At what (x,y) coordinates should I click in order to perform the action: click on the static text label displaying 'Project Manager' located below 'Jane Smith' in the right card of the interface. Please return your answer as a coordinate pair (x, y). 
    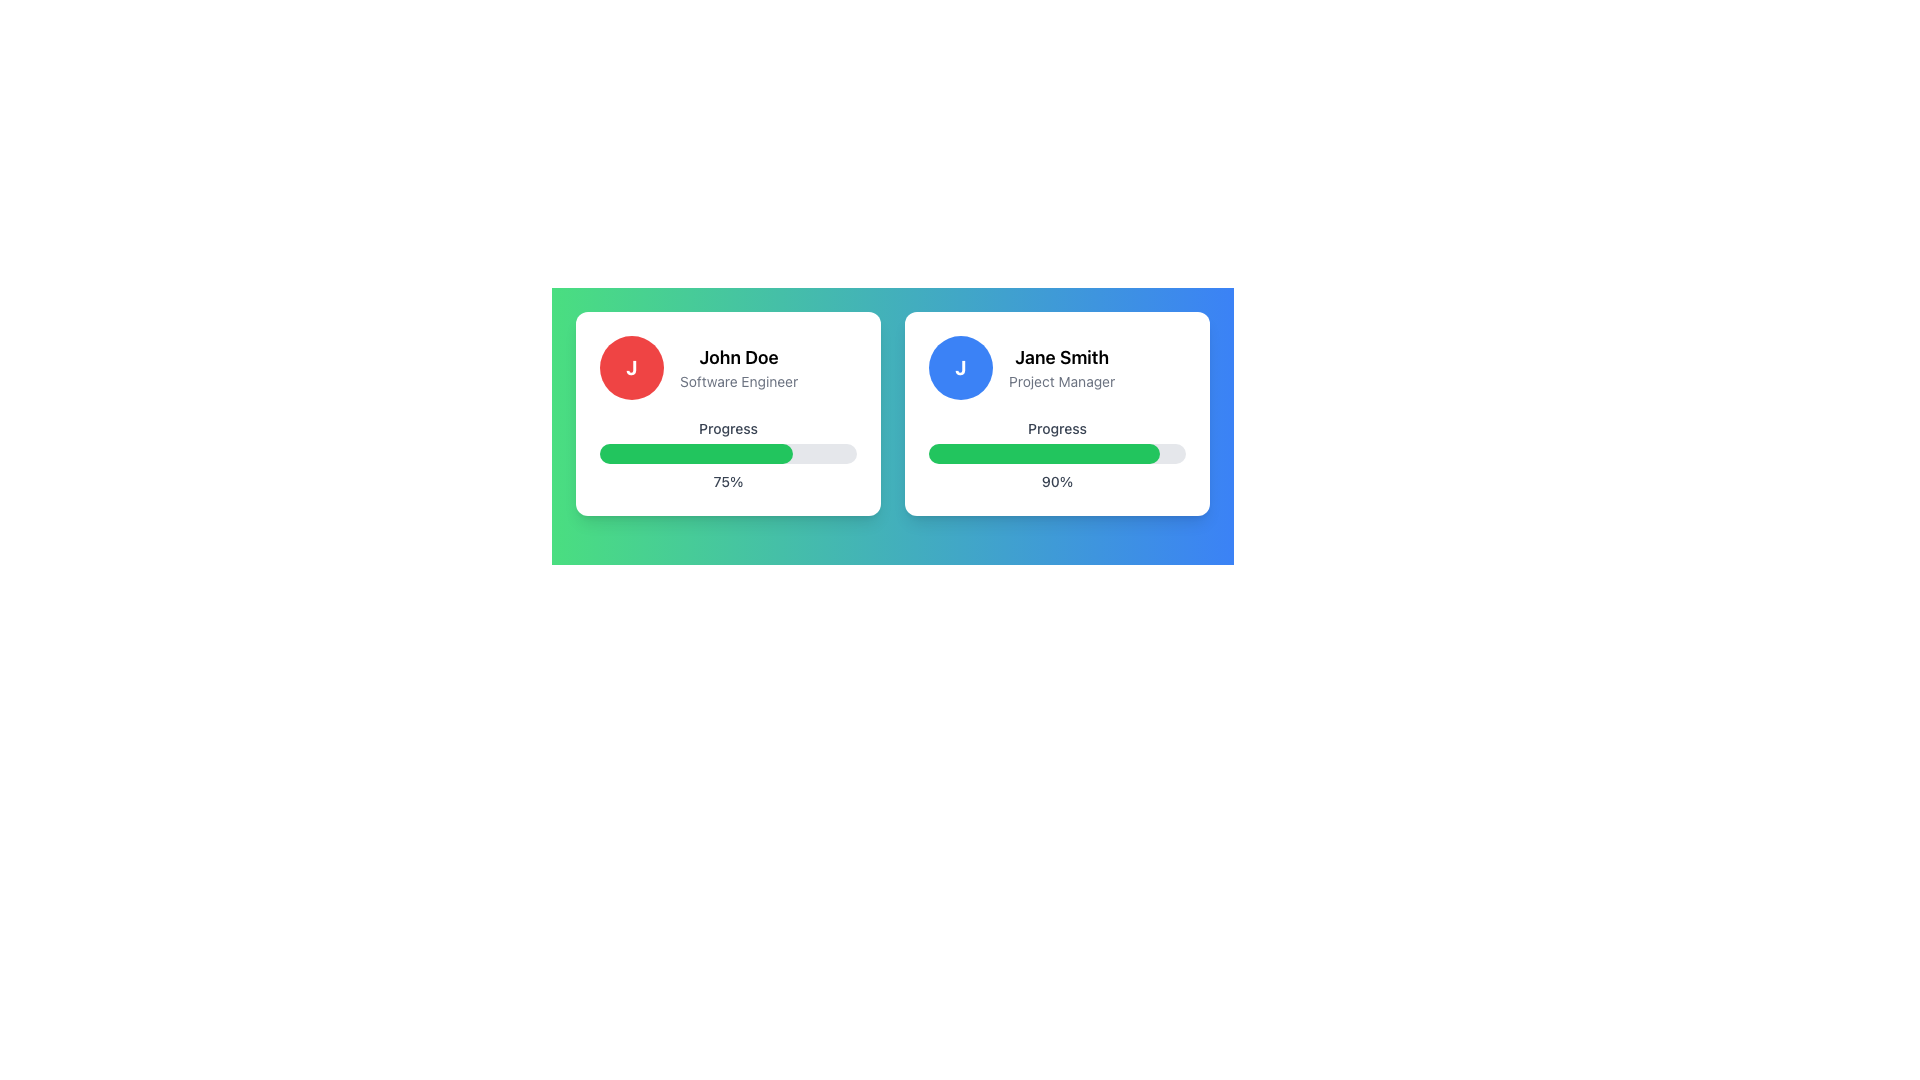
    Looking at the image, I should click on (1061, 381).